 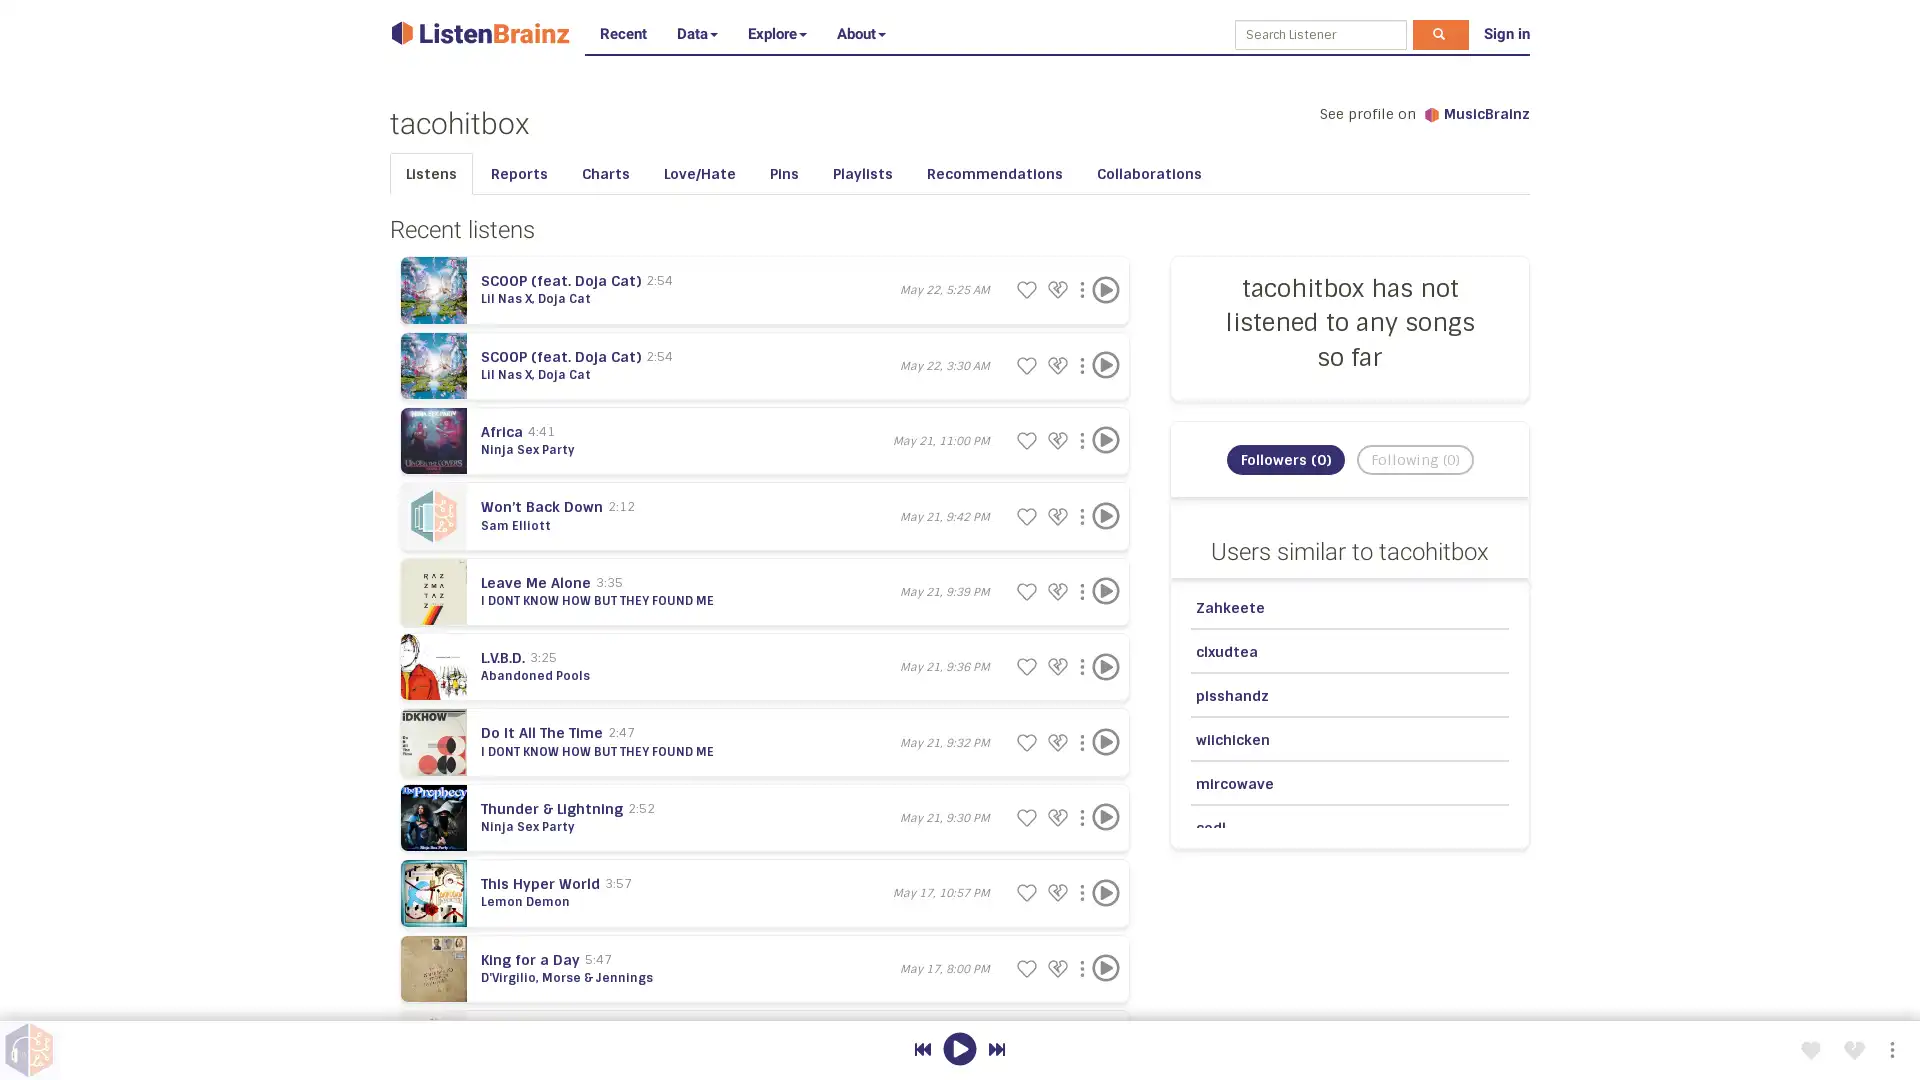 I want to click on Play, so click(x=1104, y=892).